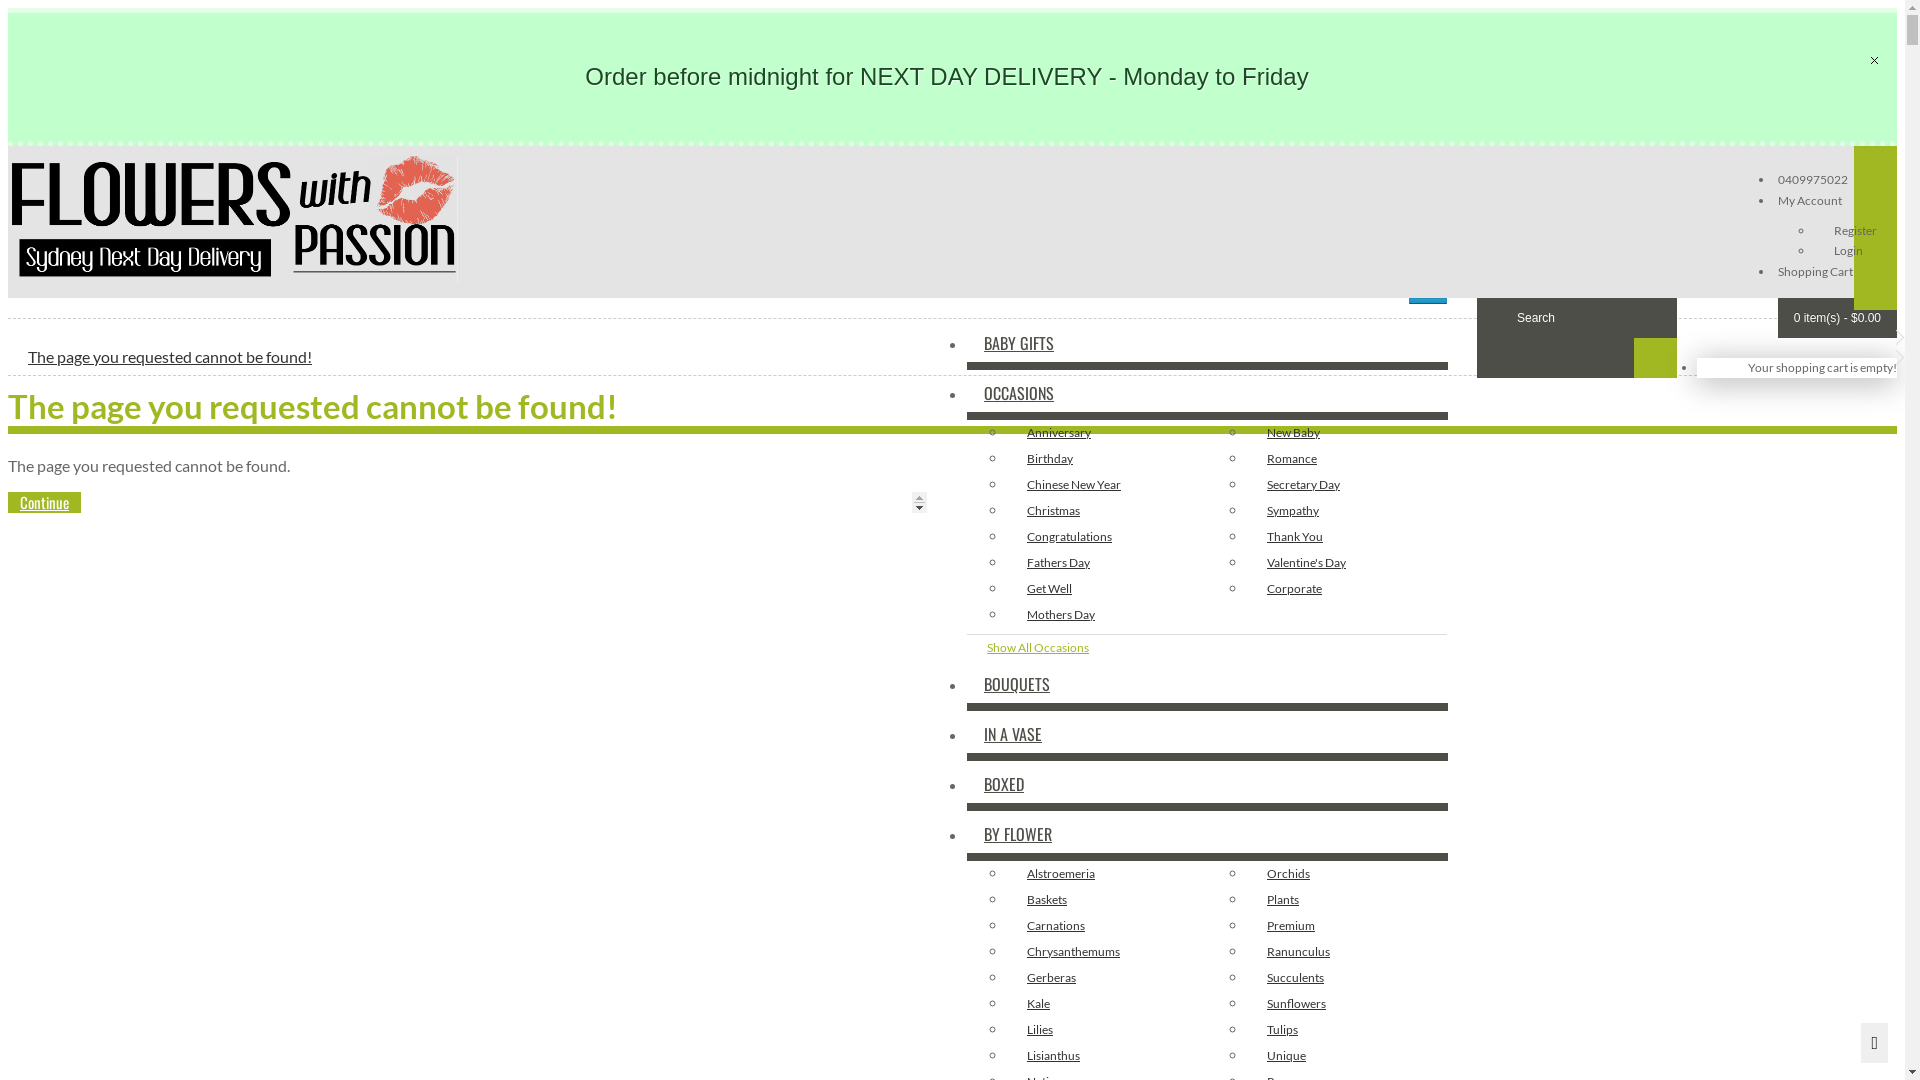 This screenshot has height=1080, width=1920. What do you see at coordinates (1347, 975) in the screenshot?
I see `'Succulents'` at bounding box center [1347, 975].